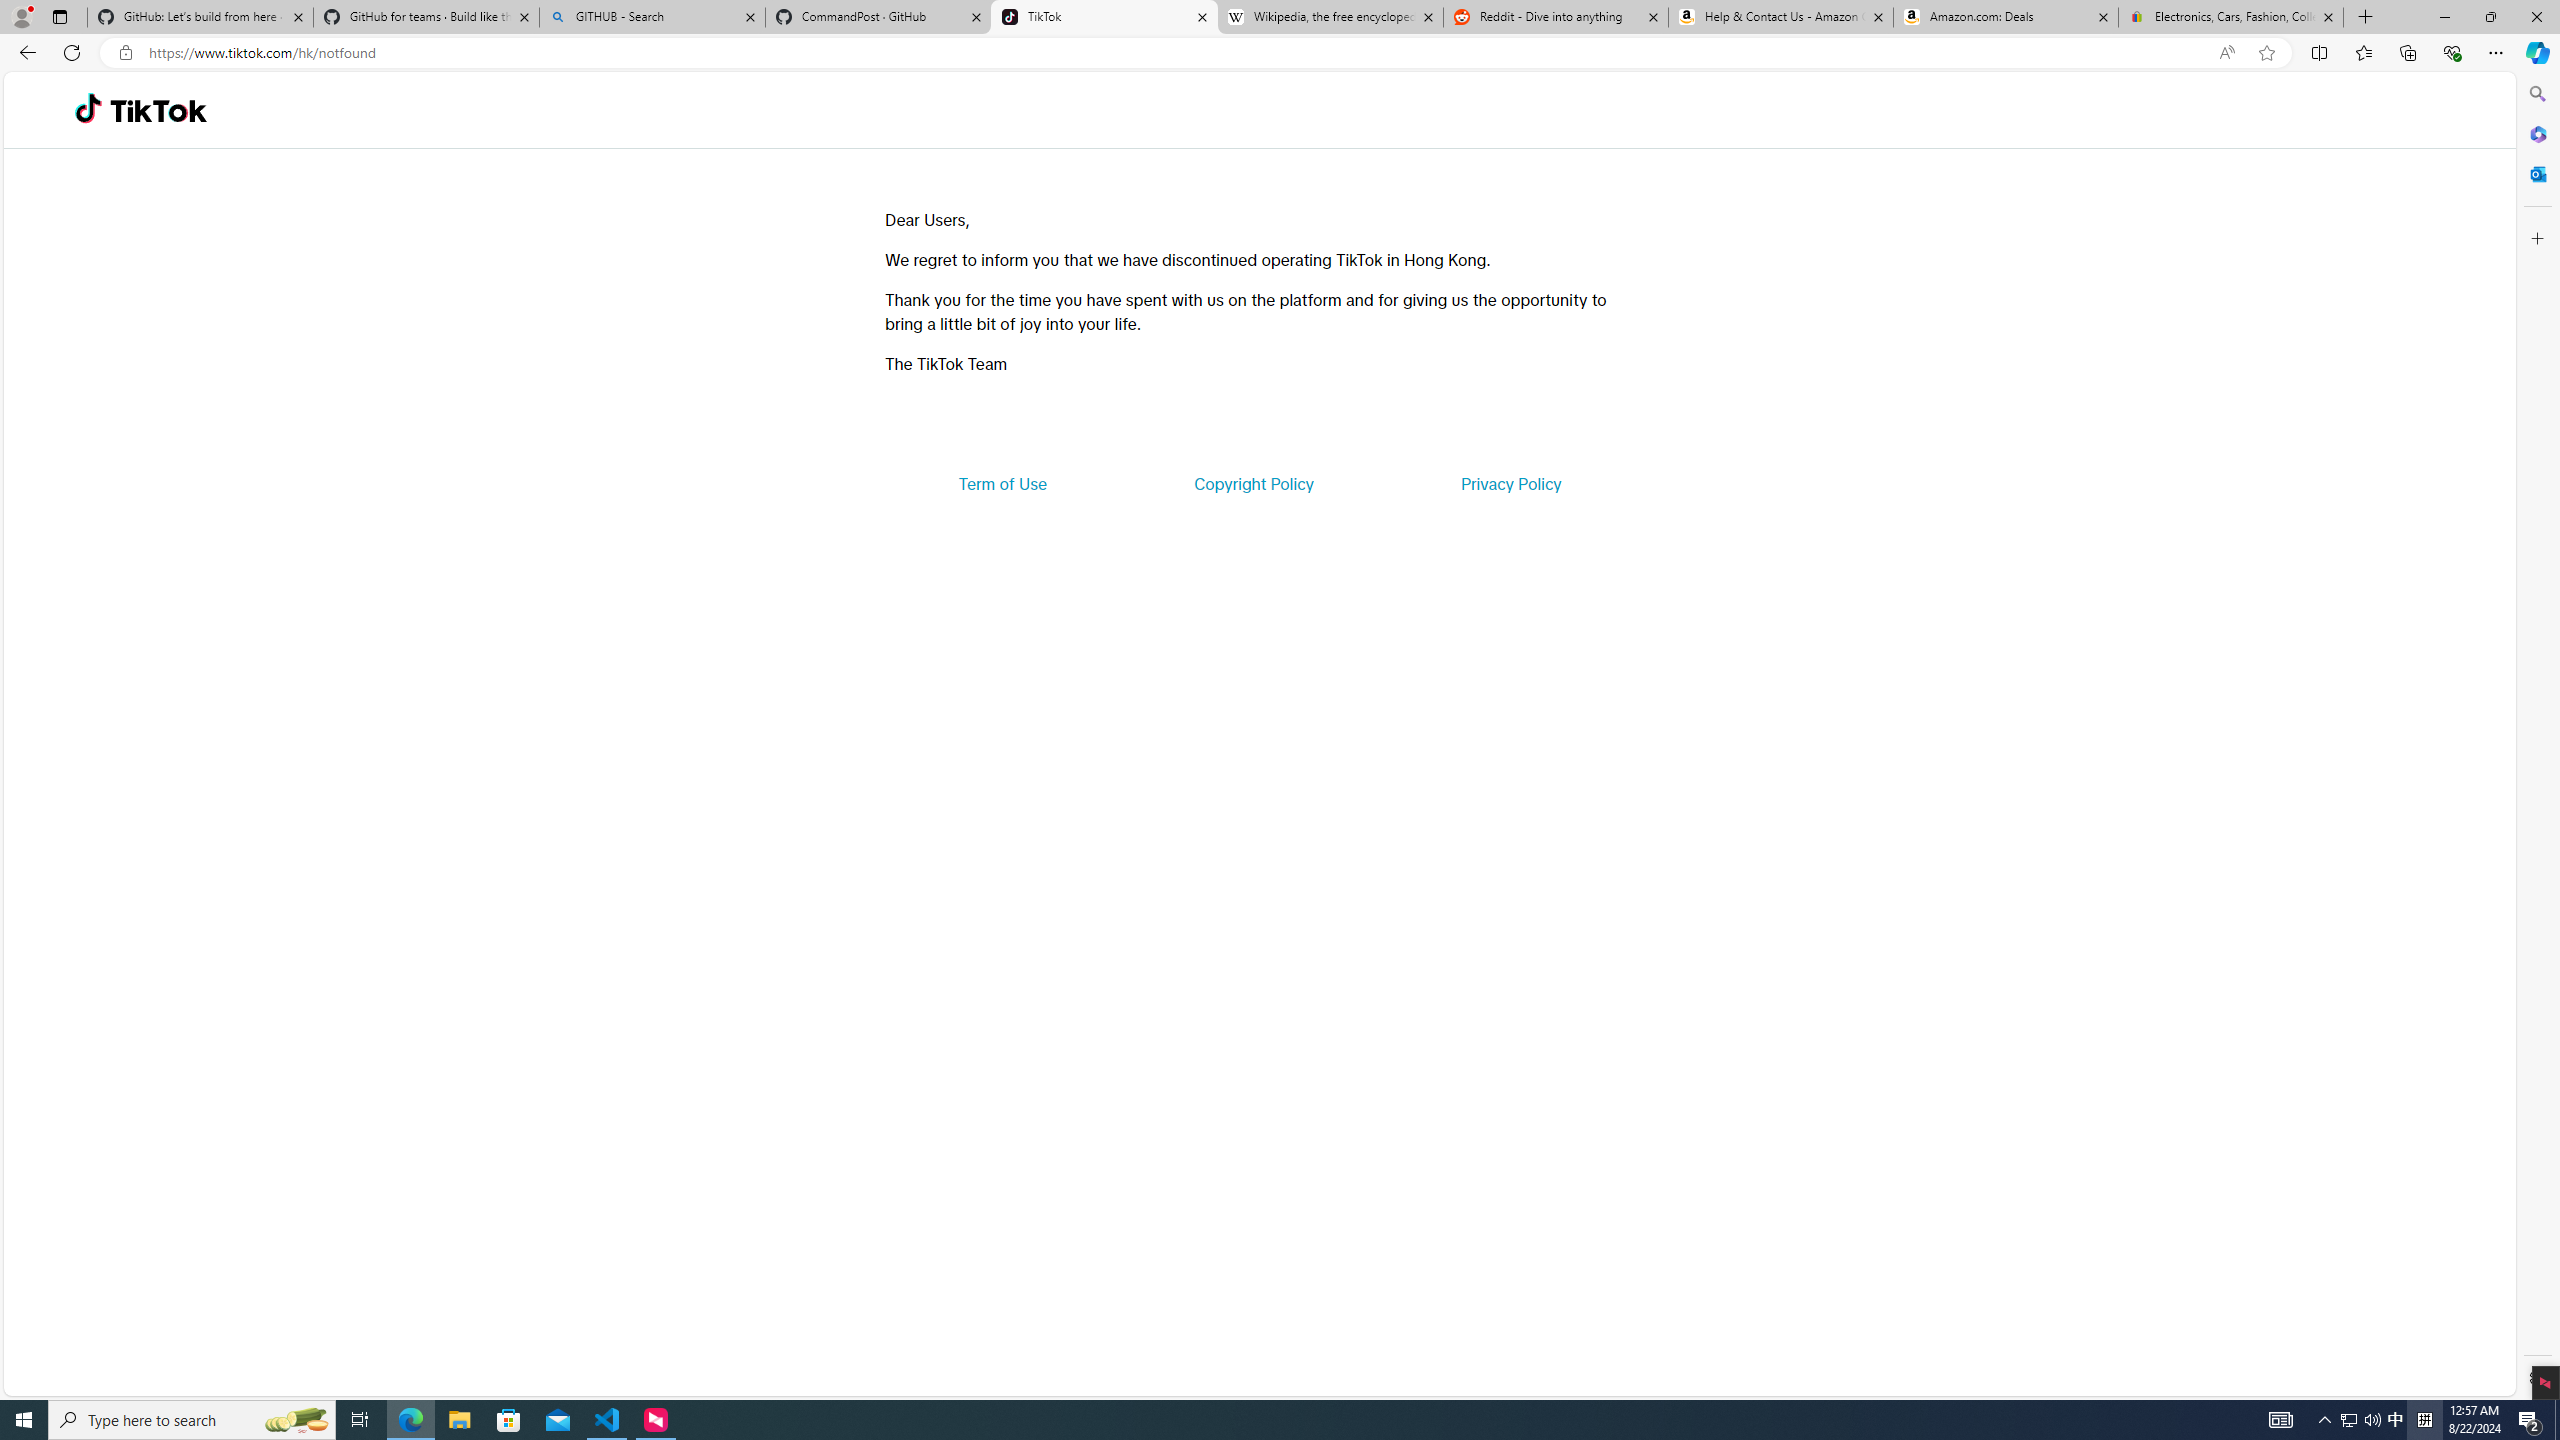 Image resolution: width=2560 pixels, height=1440 pixels. I want to click on 'GITHUB - Search', so click(651, 16).